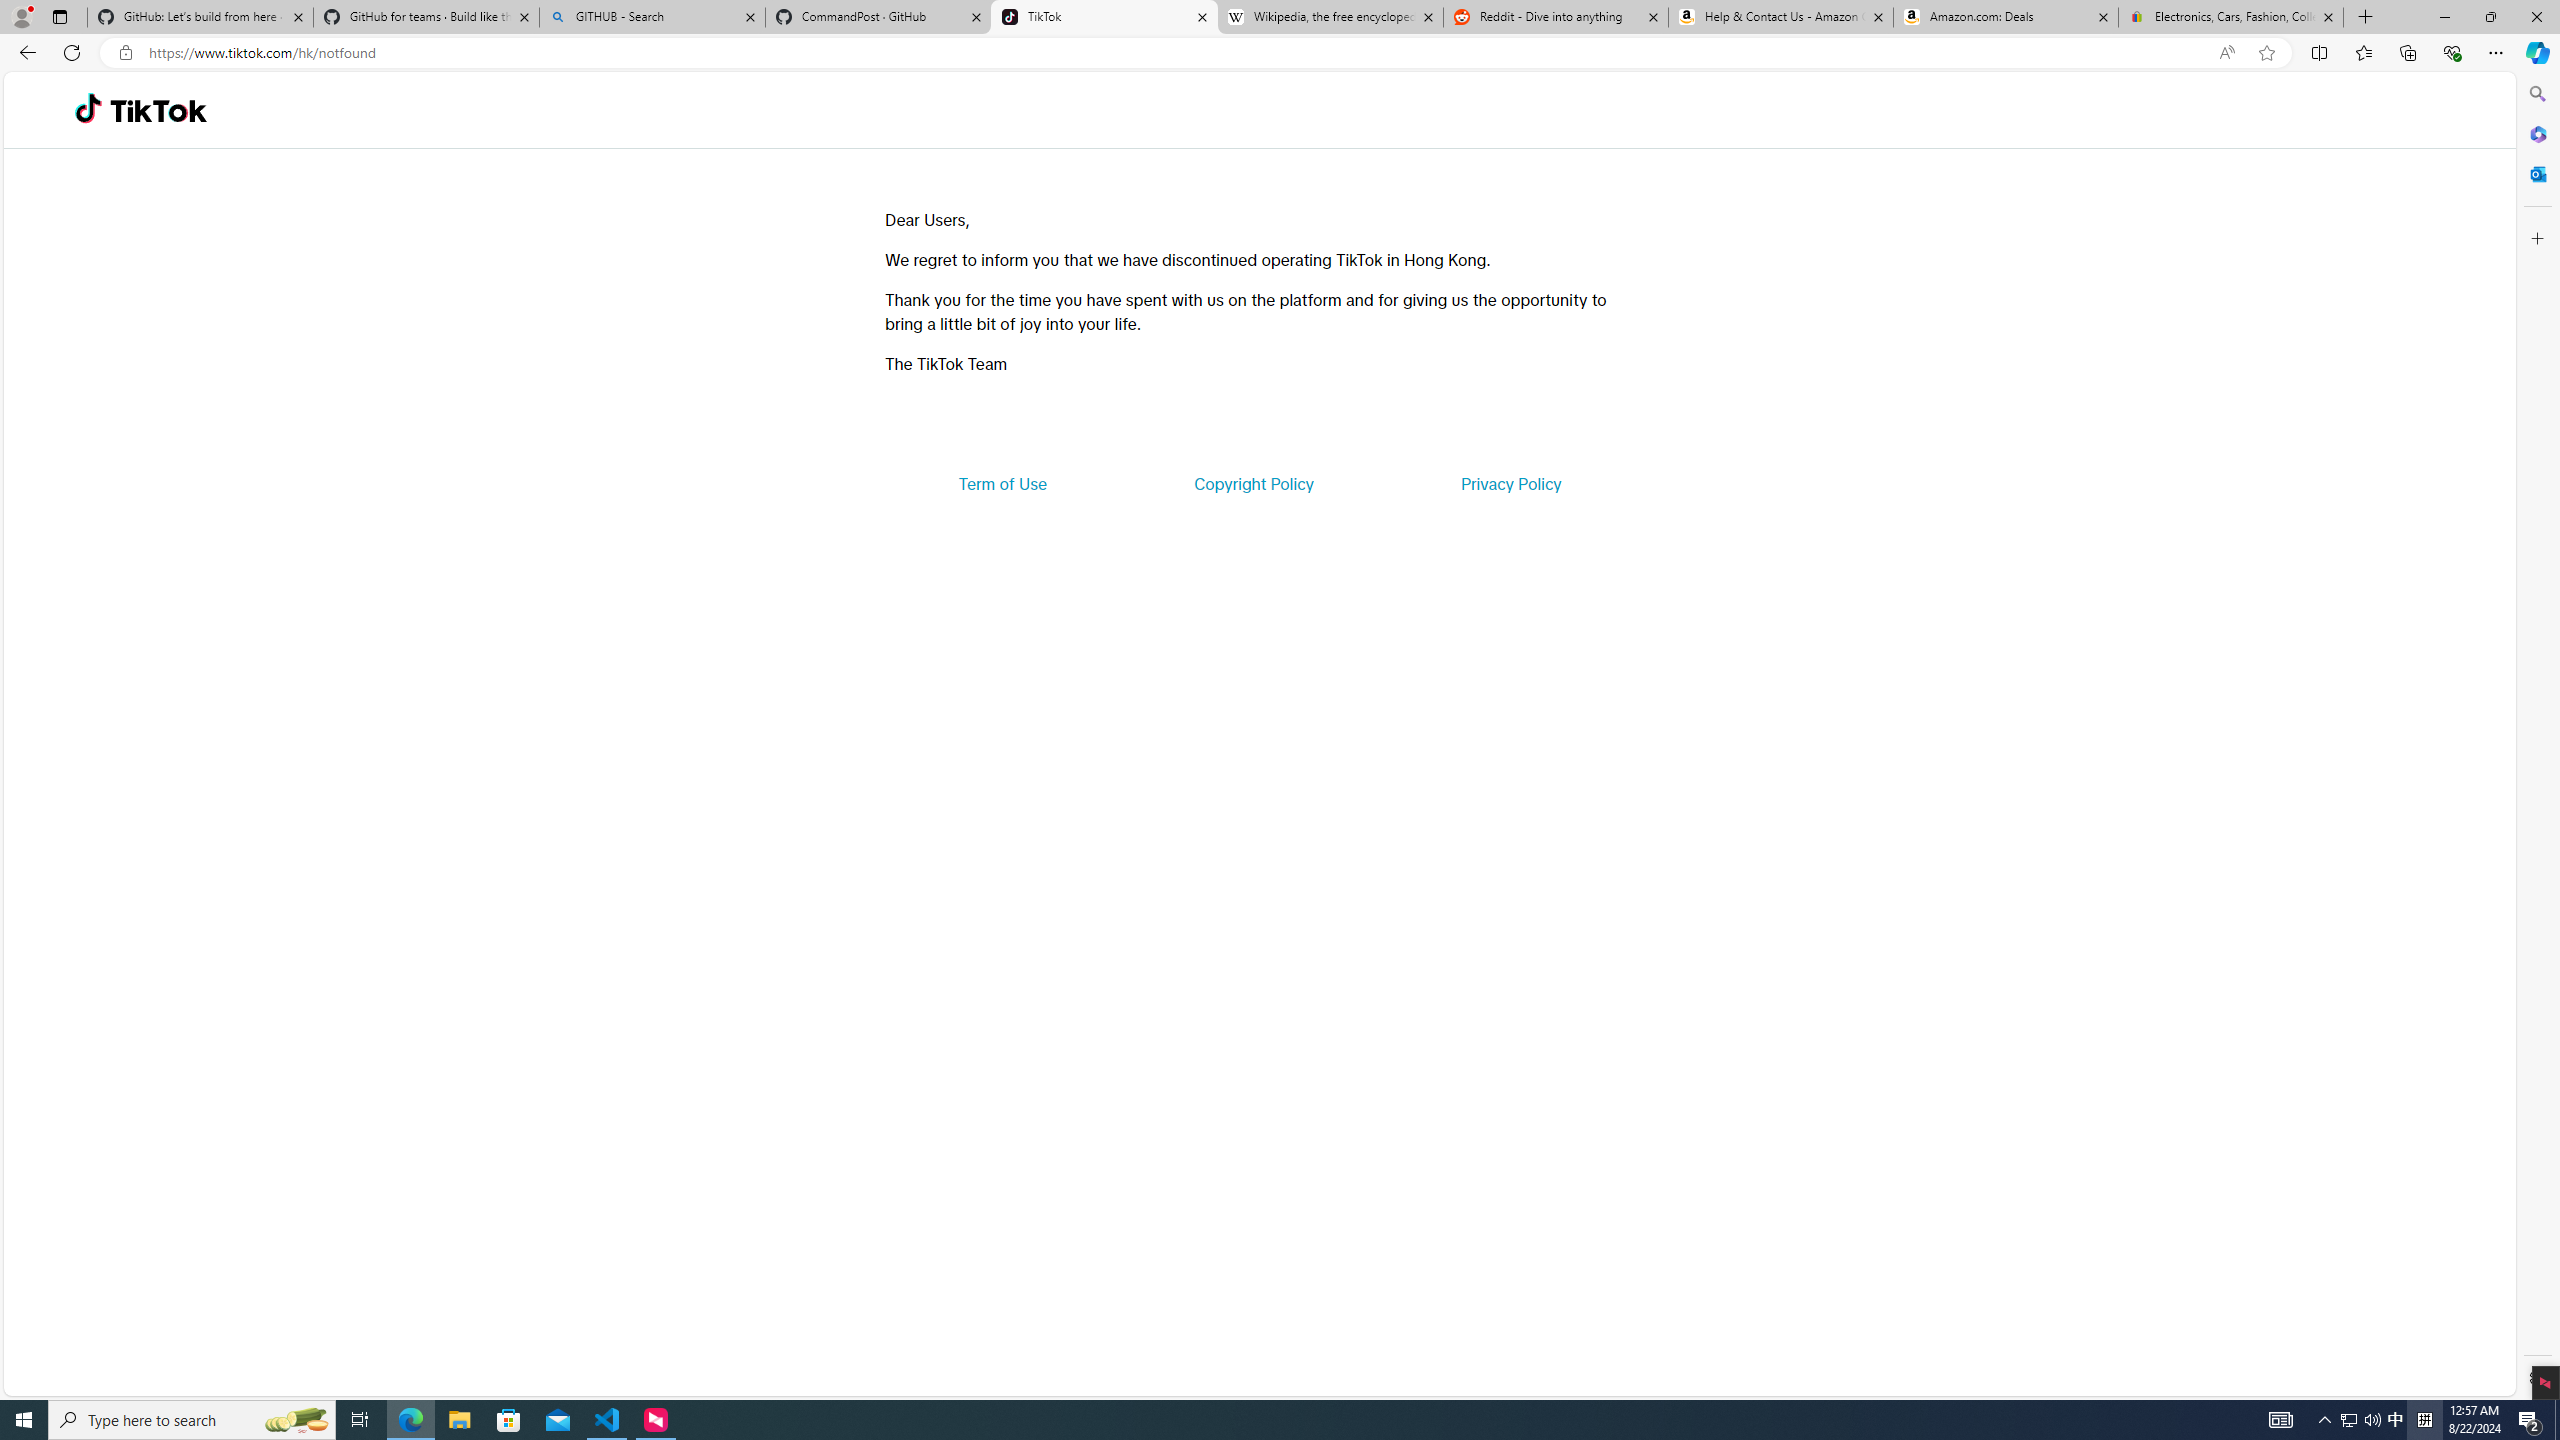 Image resolution: width=2560 pixels, height=1440 pixels. I want to click on 'GITHUB - Search', so click(651, 16).